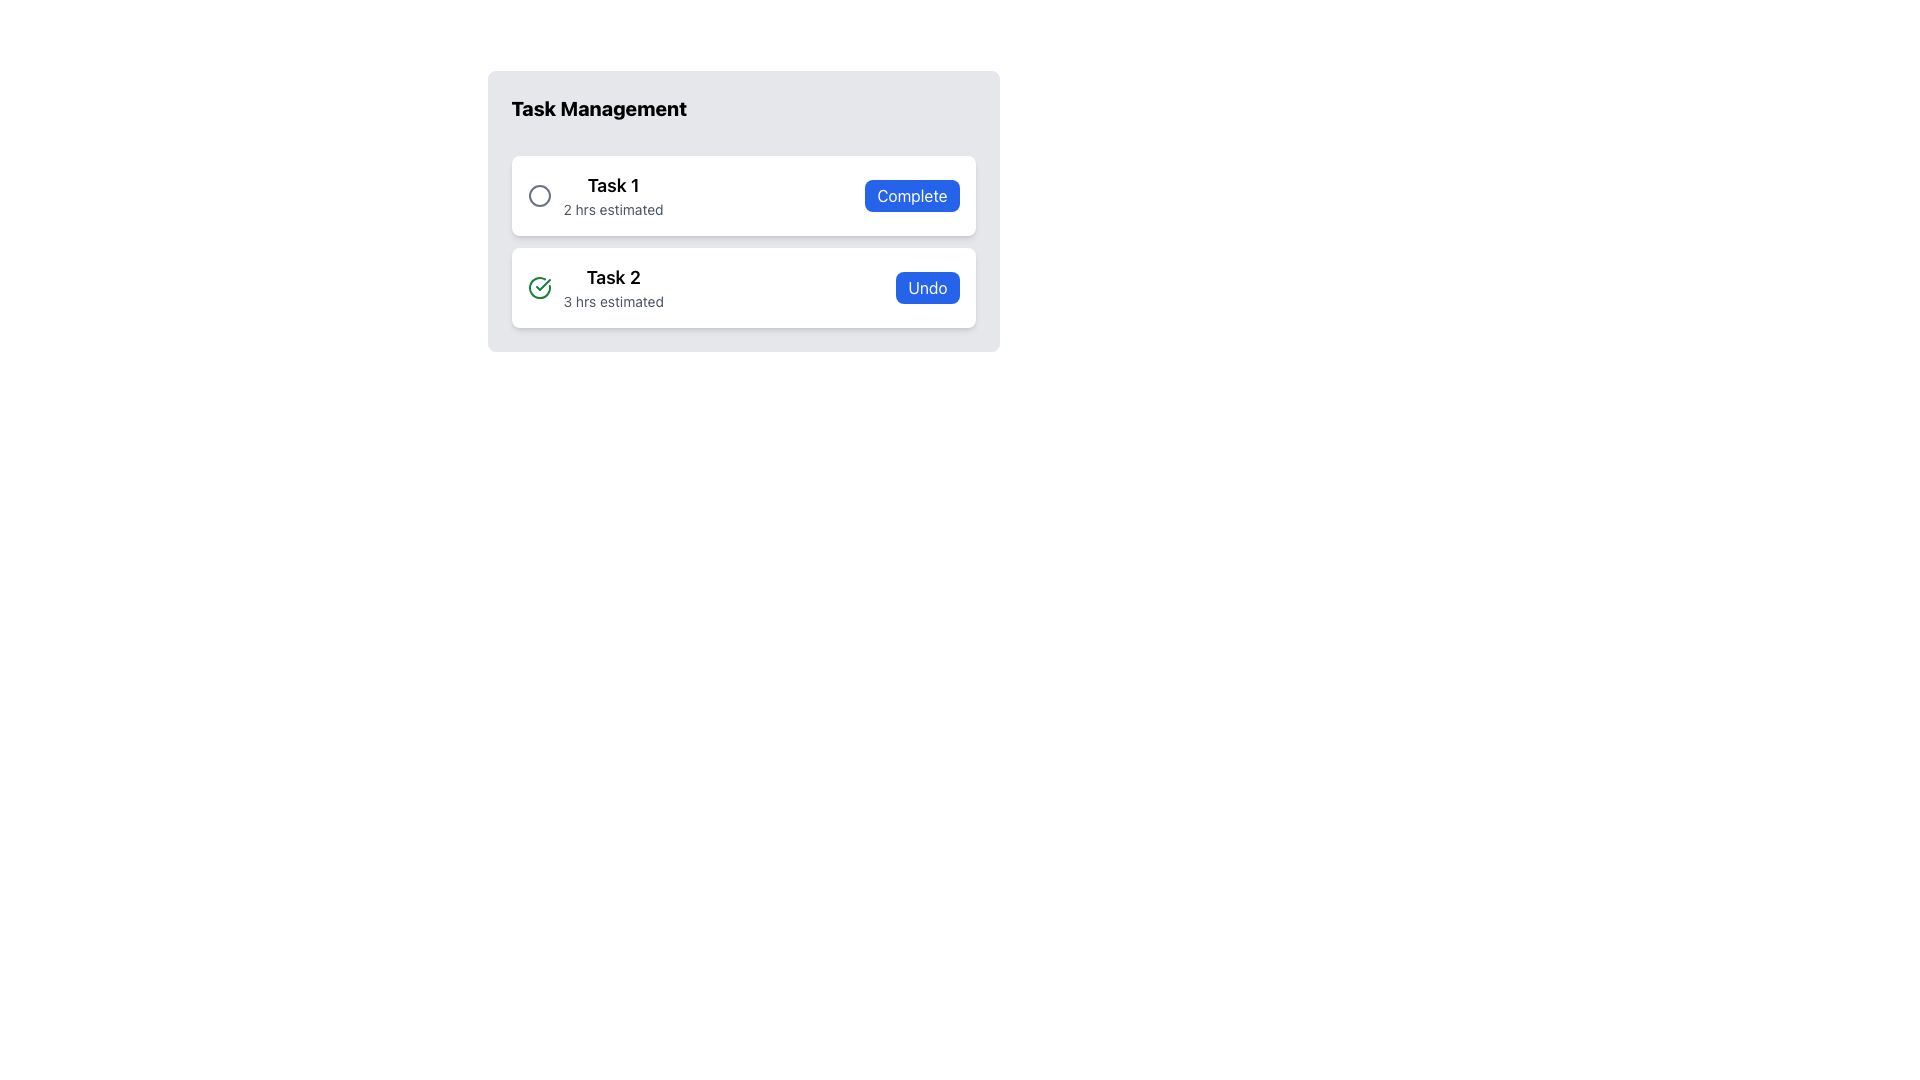  Describe the element at coordinates (539, 288) in the screenshot. I see `the completion status icon located to the left of the bold text 'Task 2' in the second row of the task list` at that location.